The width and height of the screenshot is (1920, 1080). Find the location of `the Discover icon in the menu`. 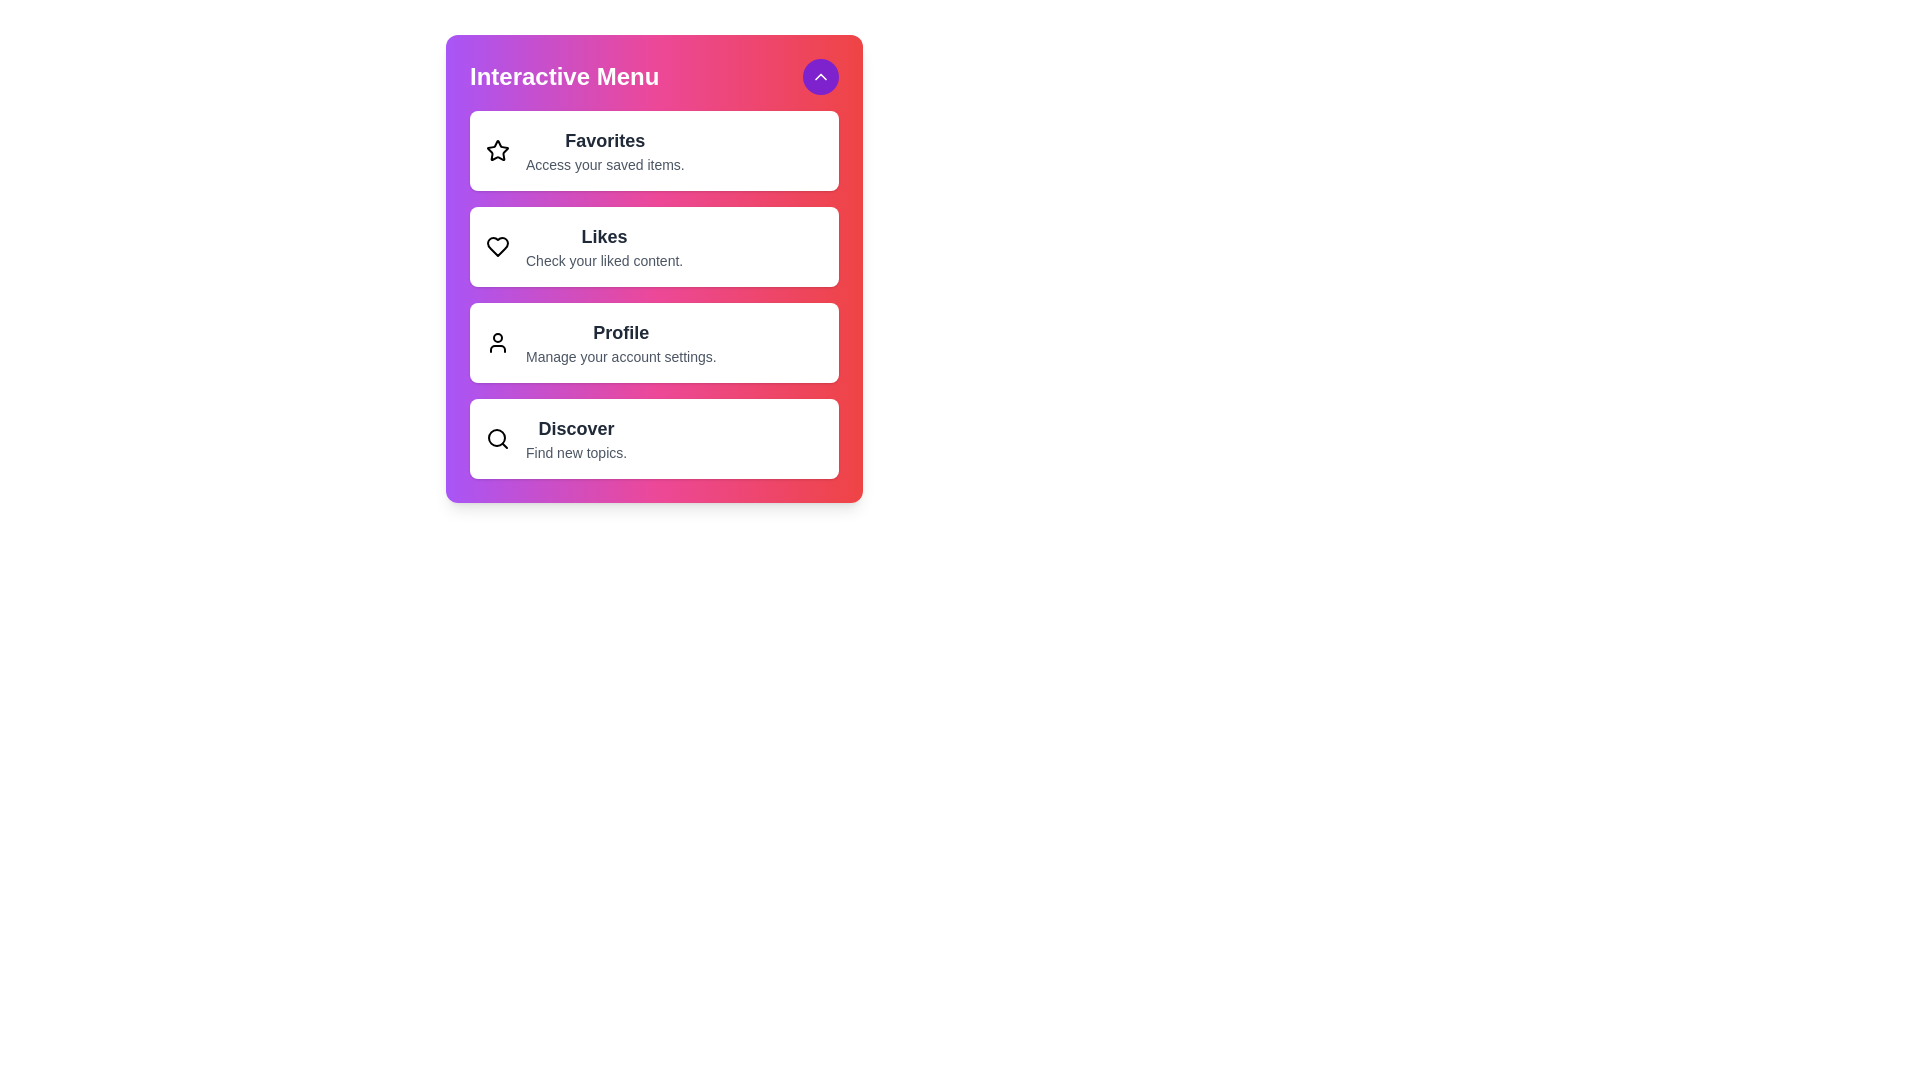

the Discover icon in the menu is located at coordinates (498, 438).